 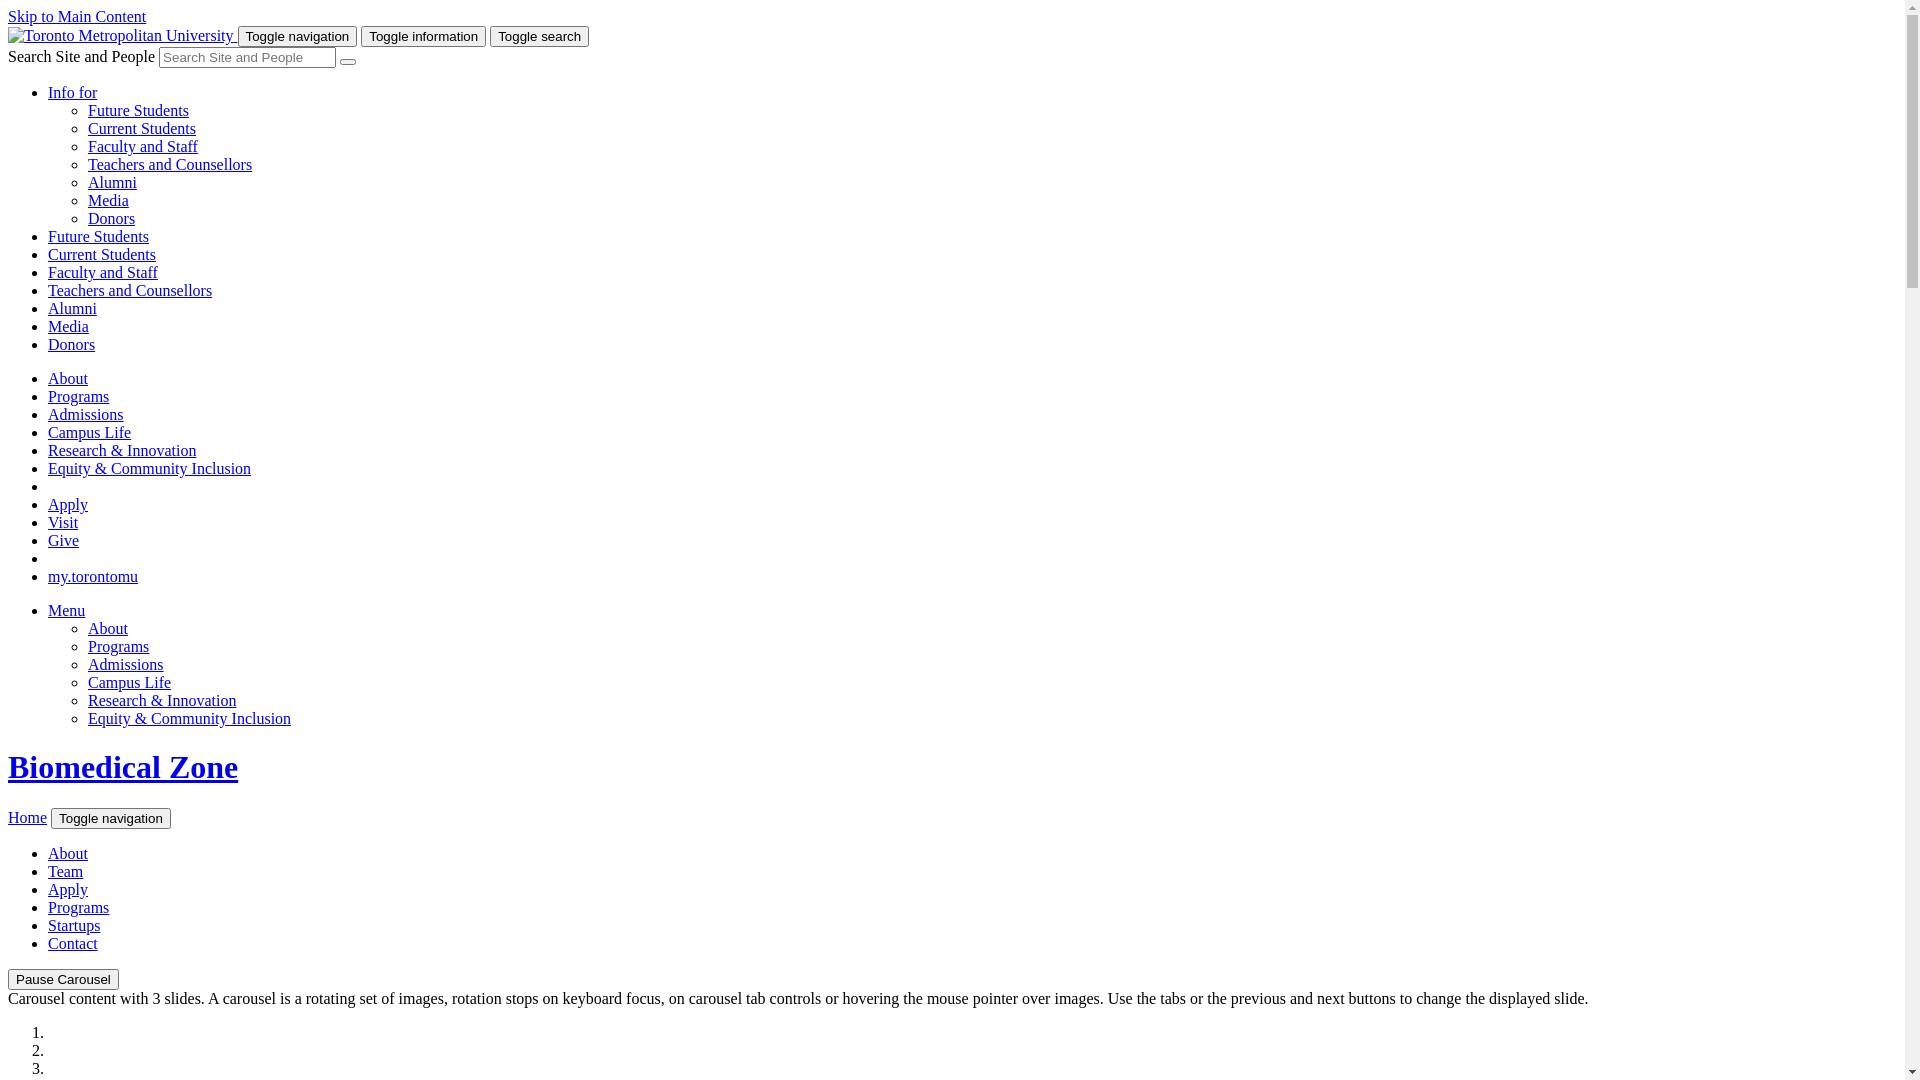 What do you see at coordinates (65, 870) in the screenshot?
I see `'Team'` at bounding box center [65, 870].